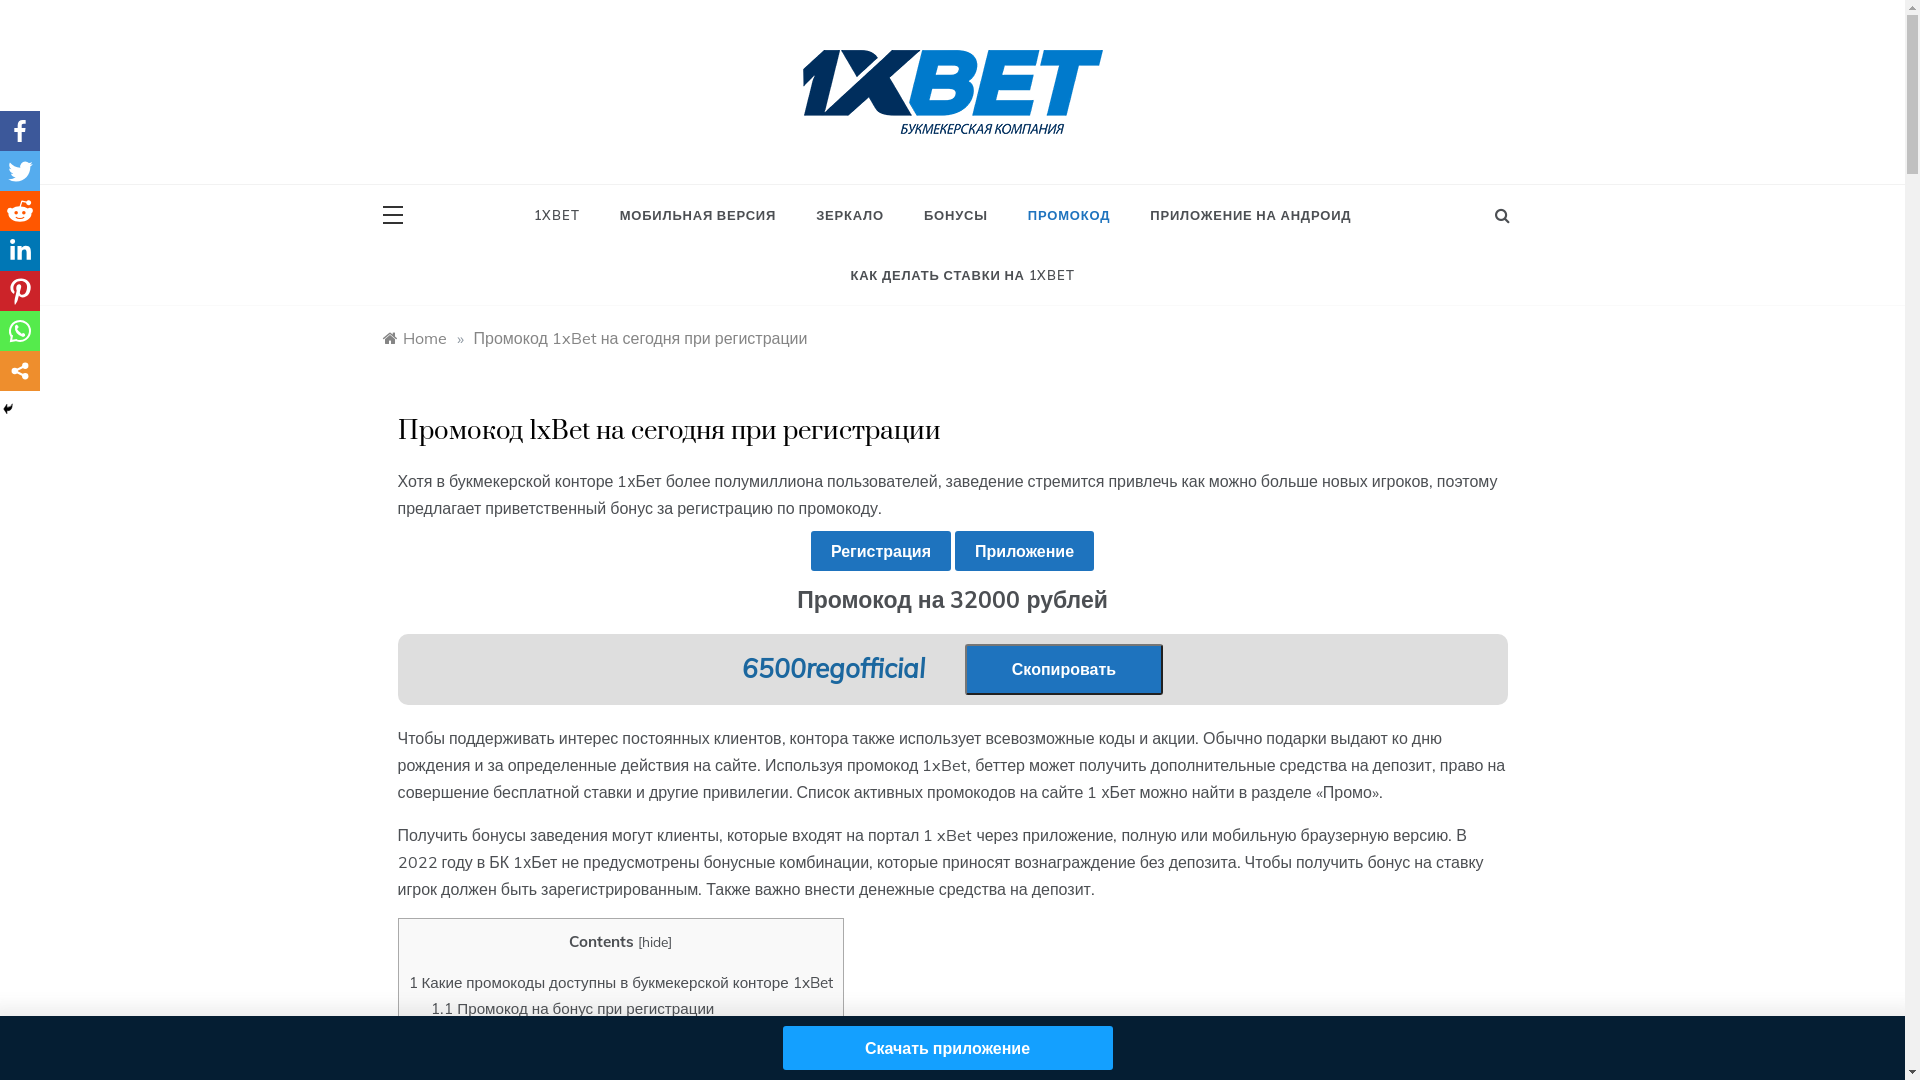 This screenshot has width=1920, height=1080. I want to click on 'Linkedin', so click(19, 249).